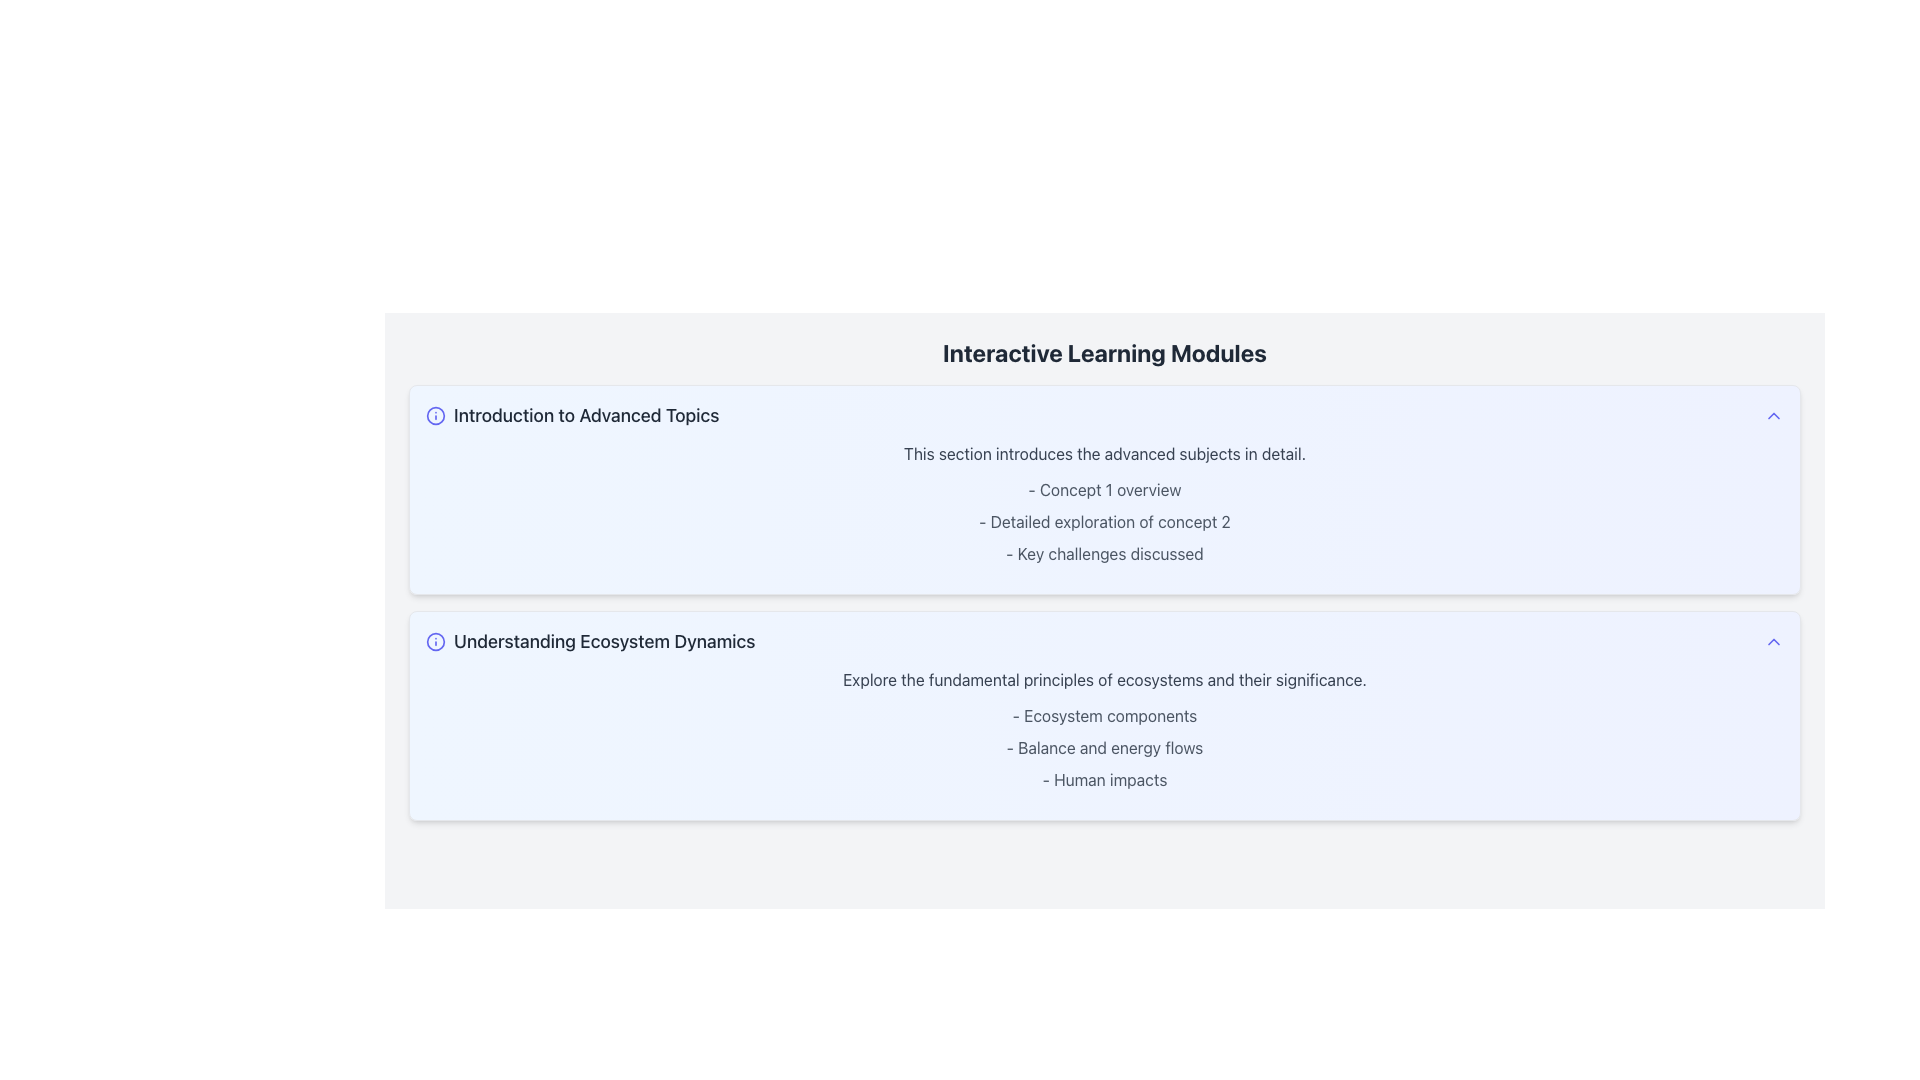 The width and height of the screenshot is (1920, 1080). Describe the element at coordinates (1774, 415) in the screenshot. I see `the IconButton at the rightmost edge of the row for 'Introduction to Advanced Topics'` at that location.